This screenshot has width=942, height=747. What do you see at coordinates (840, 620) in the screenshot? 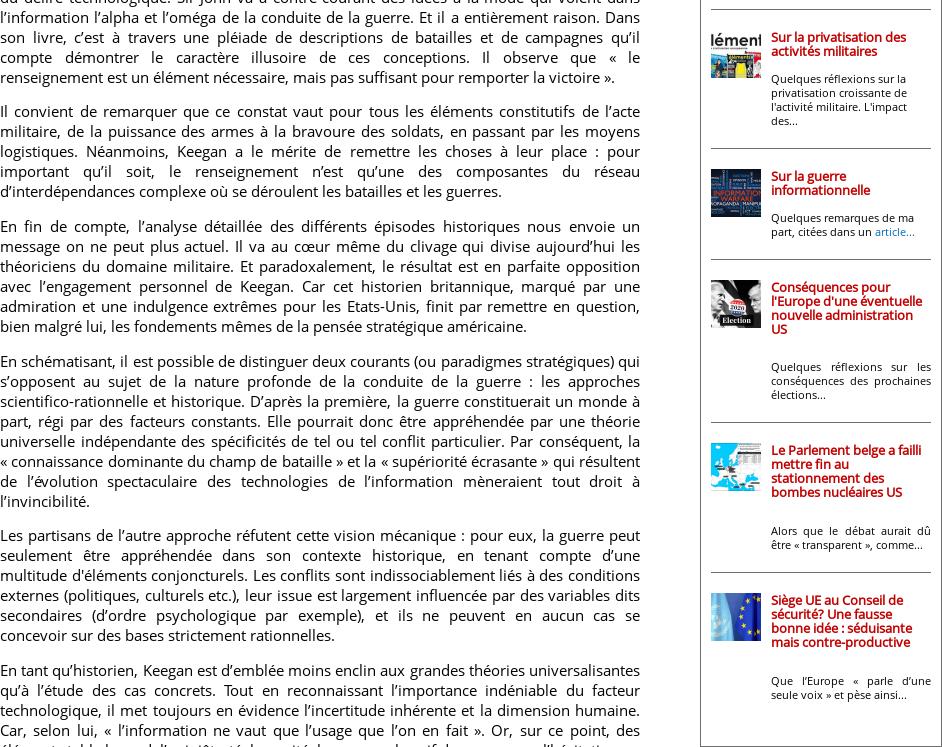
I see `'Siège UE au Conseil de sécurité? Une fausse bonne idée : séduisante mais contre-productive'` at bounding box center [840, 620].